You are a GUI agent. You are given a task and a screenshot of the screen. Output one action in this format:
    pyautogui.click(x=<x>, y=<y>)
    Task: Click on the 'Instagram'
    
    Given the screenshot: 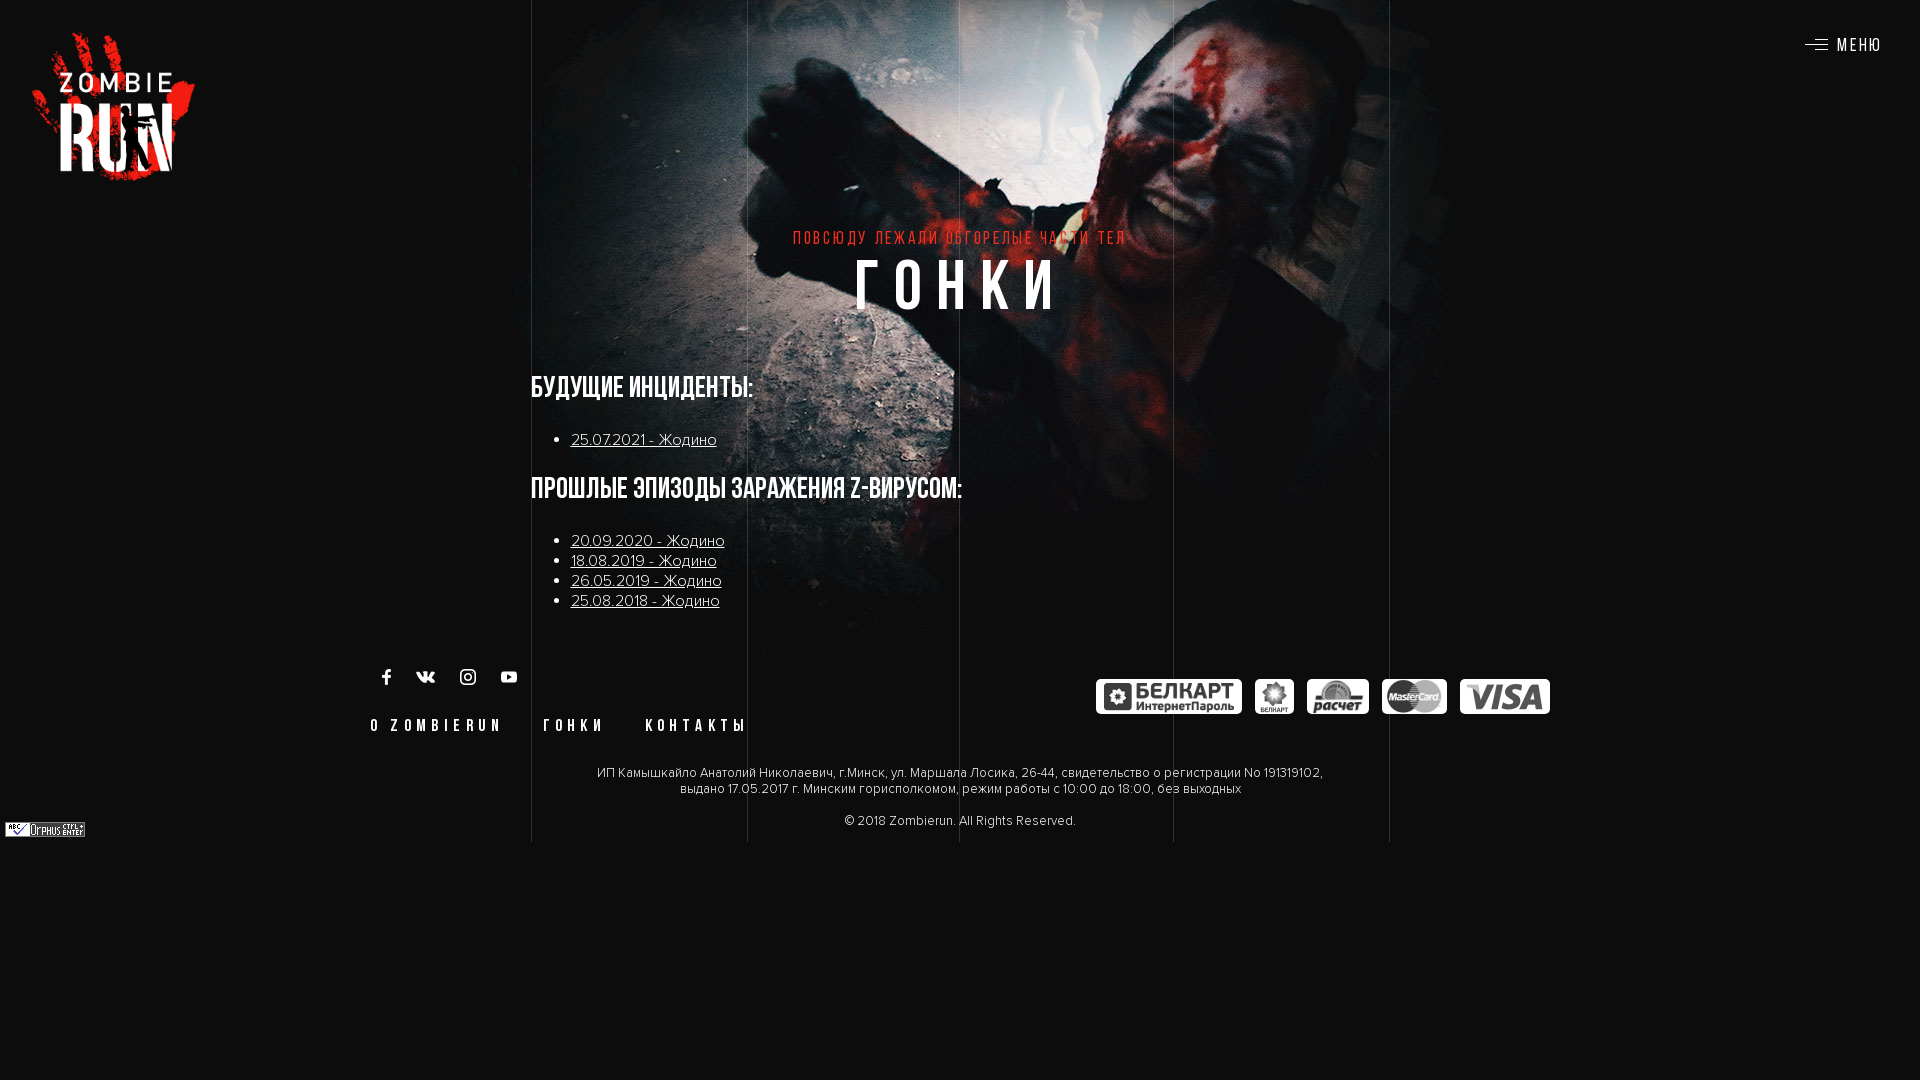 What is the action you would take?
    pyautogui.click(x=466, y=676)
    